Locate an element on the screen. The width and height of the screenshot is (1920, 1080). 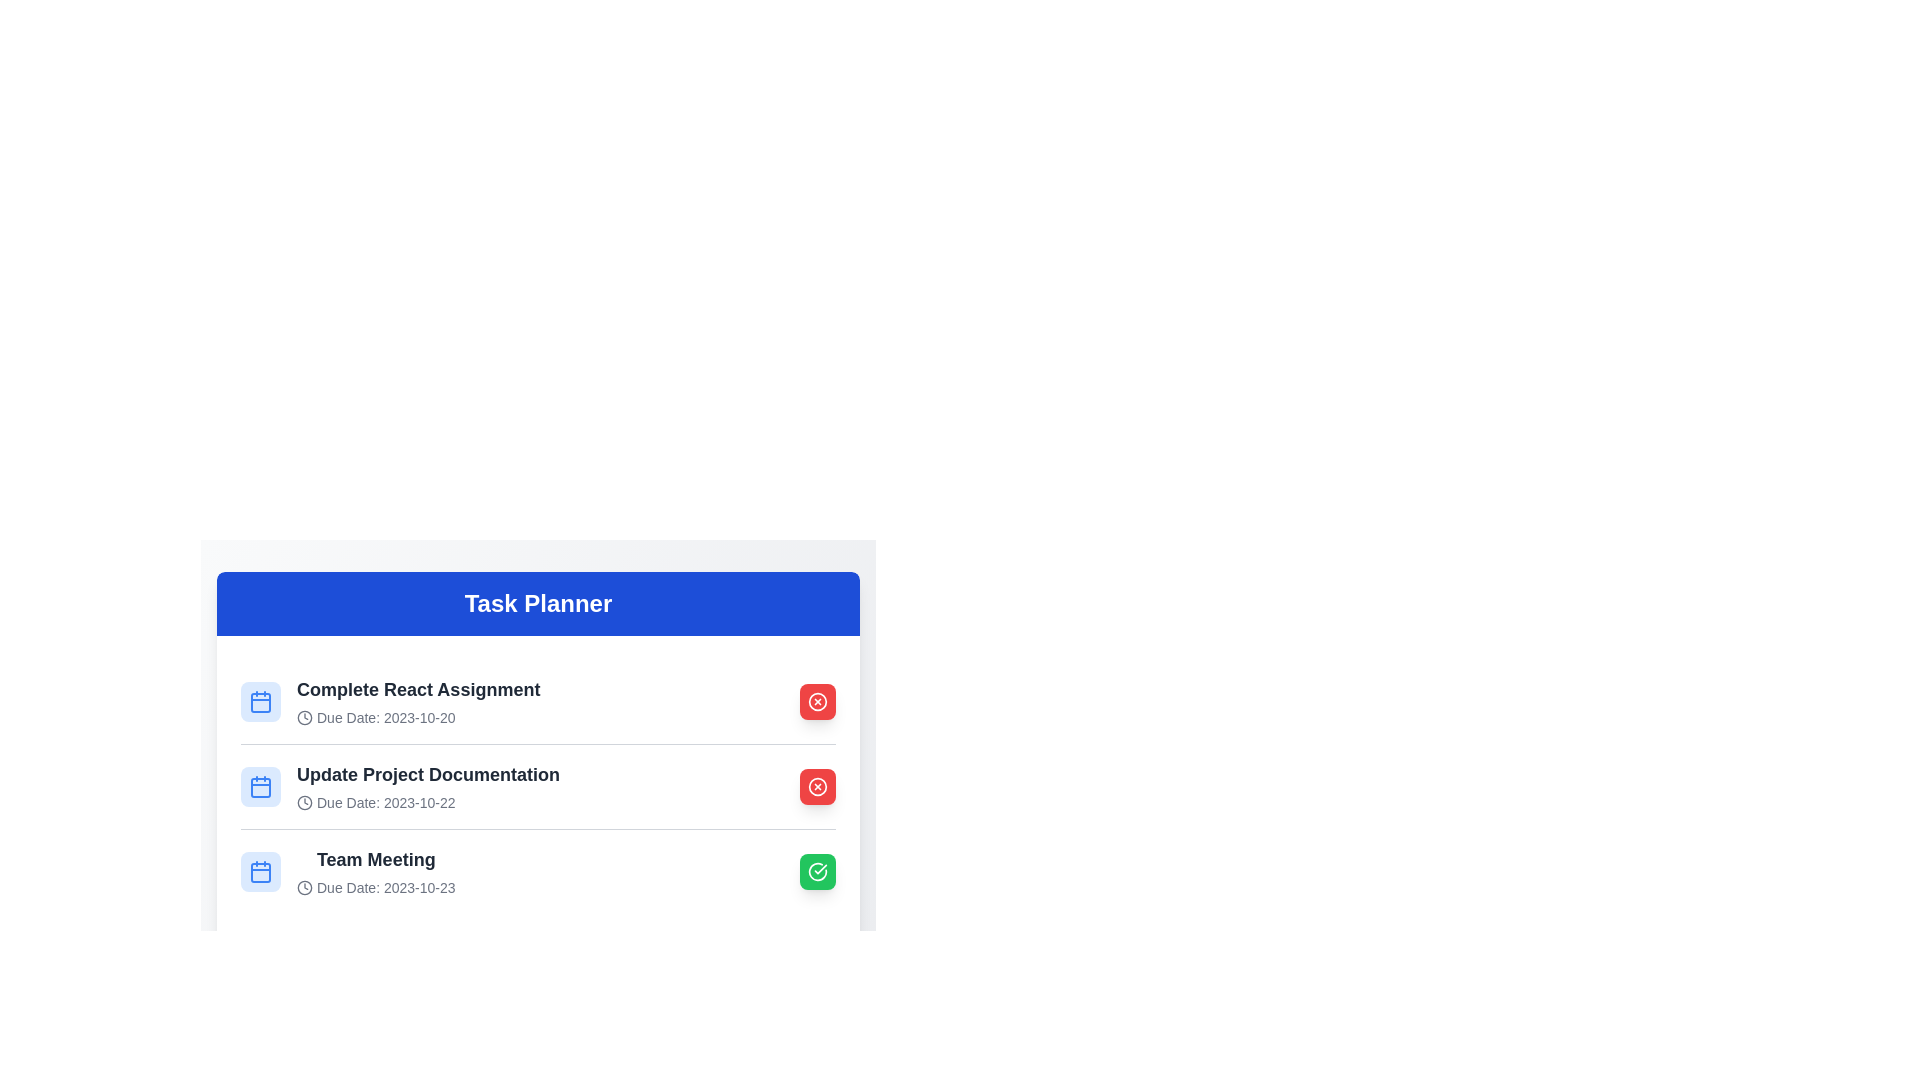
the 'Team Meeting' task entry block, which is the third item under 'Task Planner' is located at coordinates (538, 870).